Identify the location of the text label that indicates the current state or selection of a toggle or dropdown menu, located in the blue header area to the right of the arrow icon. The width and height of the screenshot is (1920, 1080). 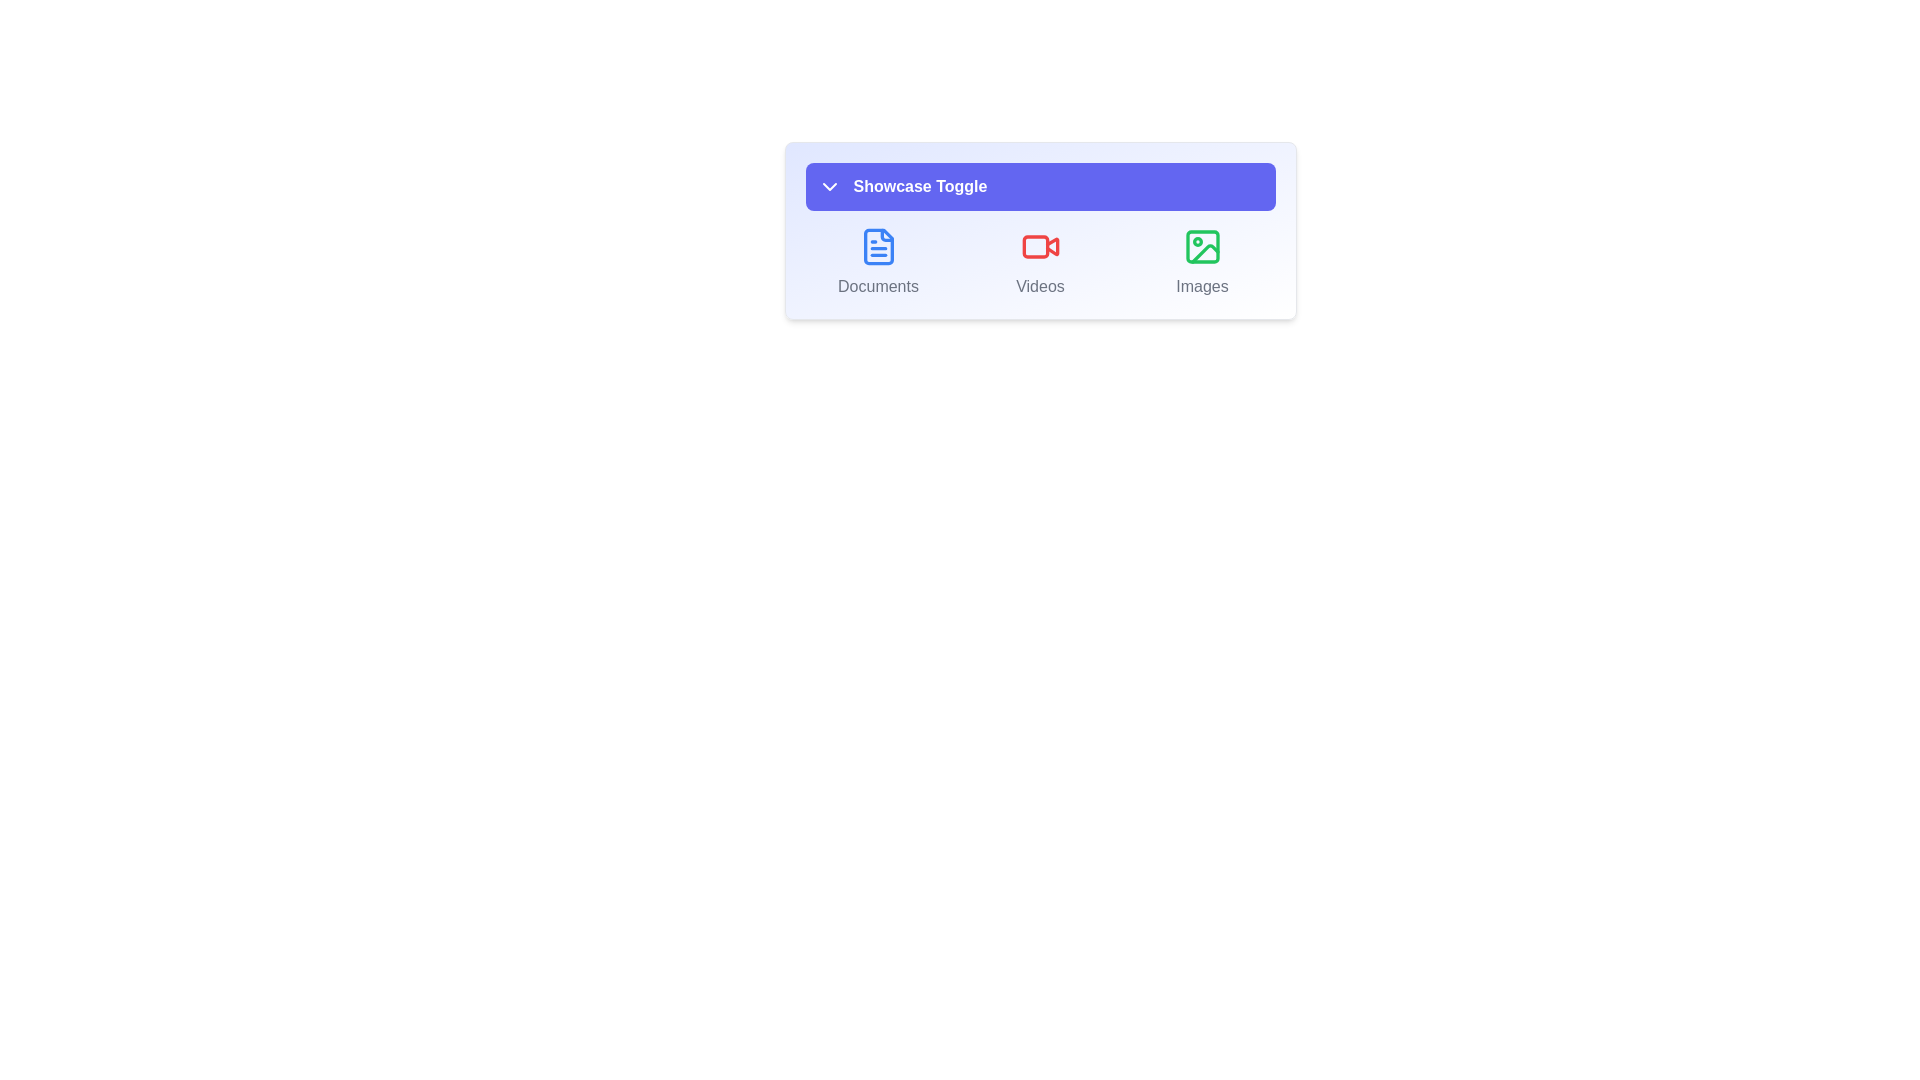
(919, 186).